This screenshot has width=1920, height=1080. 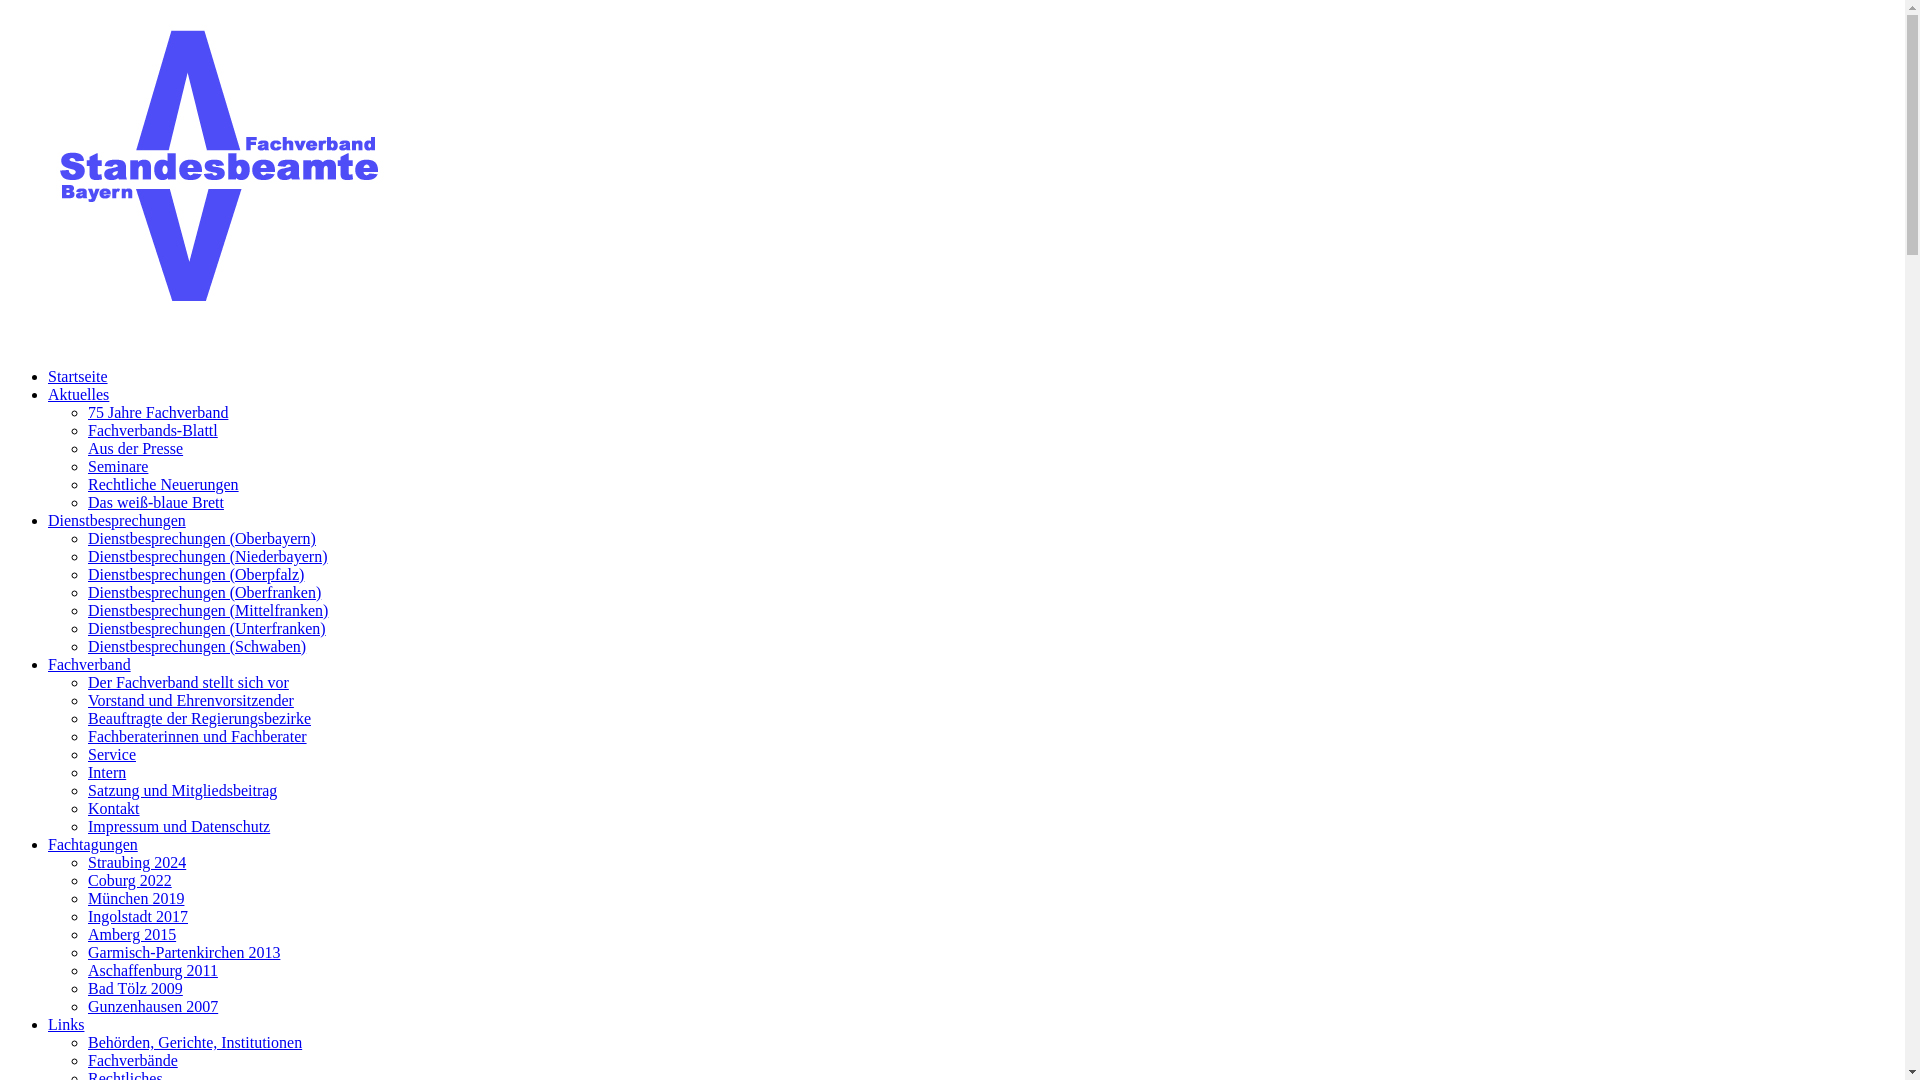 I want to click on 'Links', so click(x=66, y=1024).